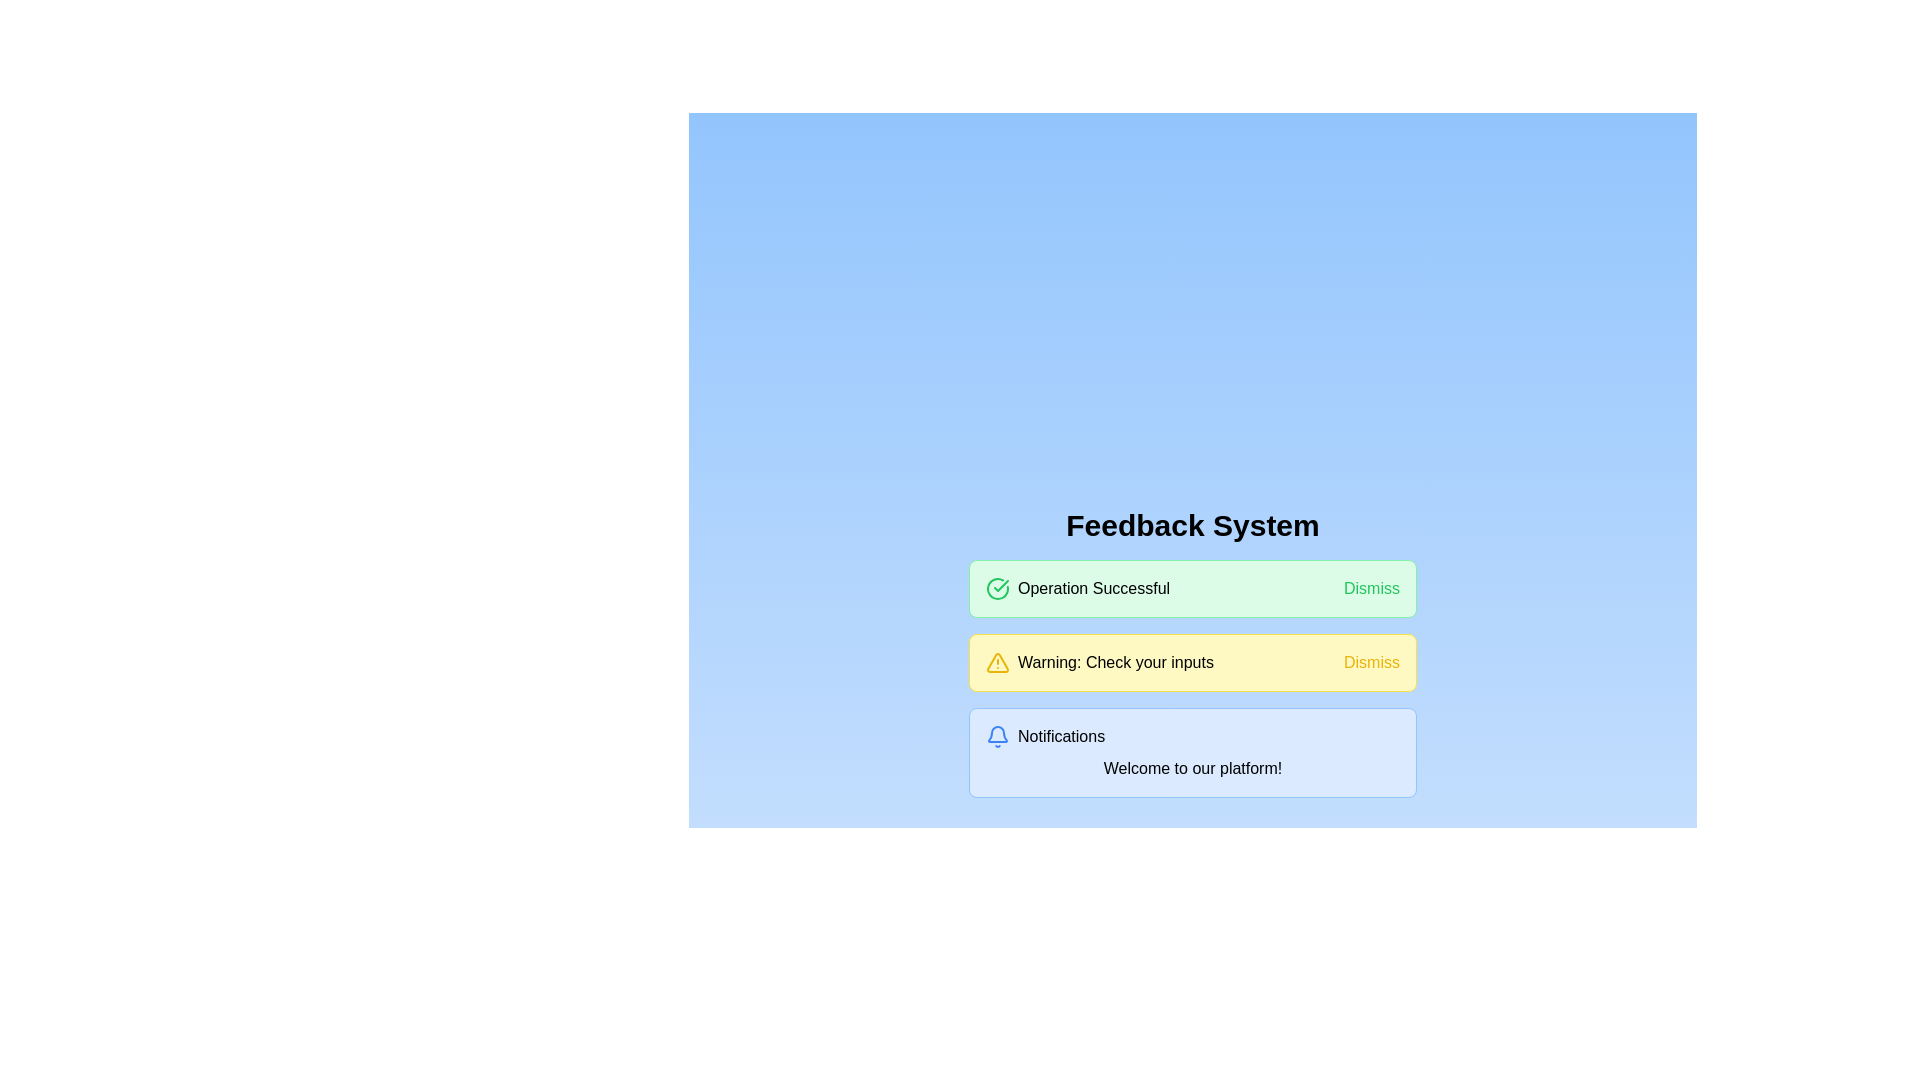 This screenshot has height=1080, width=1920. What do you see at coordinates (1098, 663) in the screenshot?
I see `the yellow notification box displaying 'Warning: Check your inputs' by clicking on it` at bounding box center [1098, 663].